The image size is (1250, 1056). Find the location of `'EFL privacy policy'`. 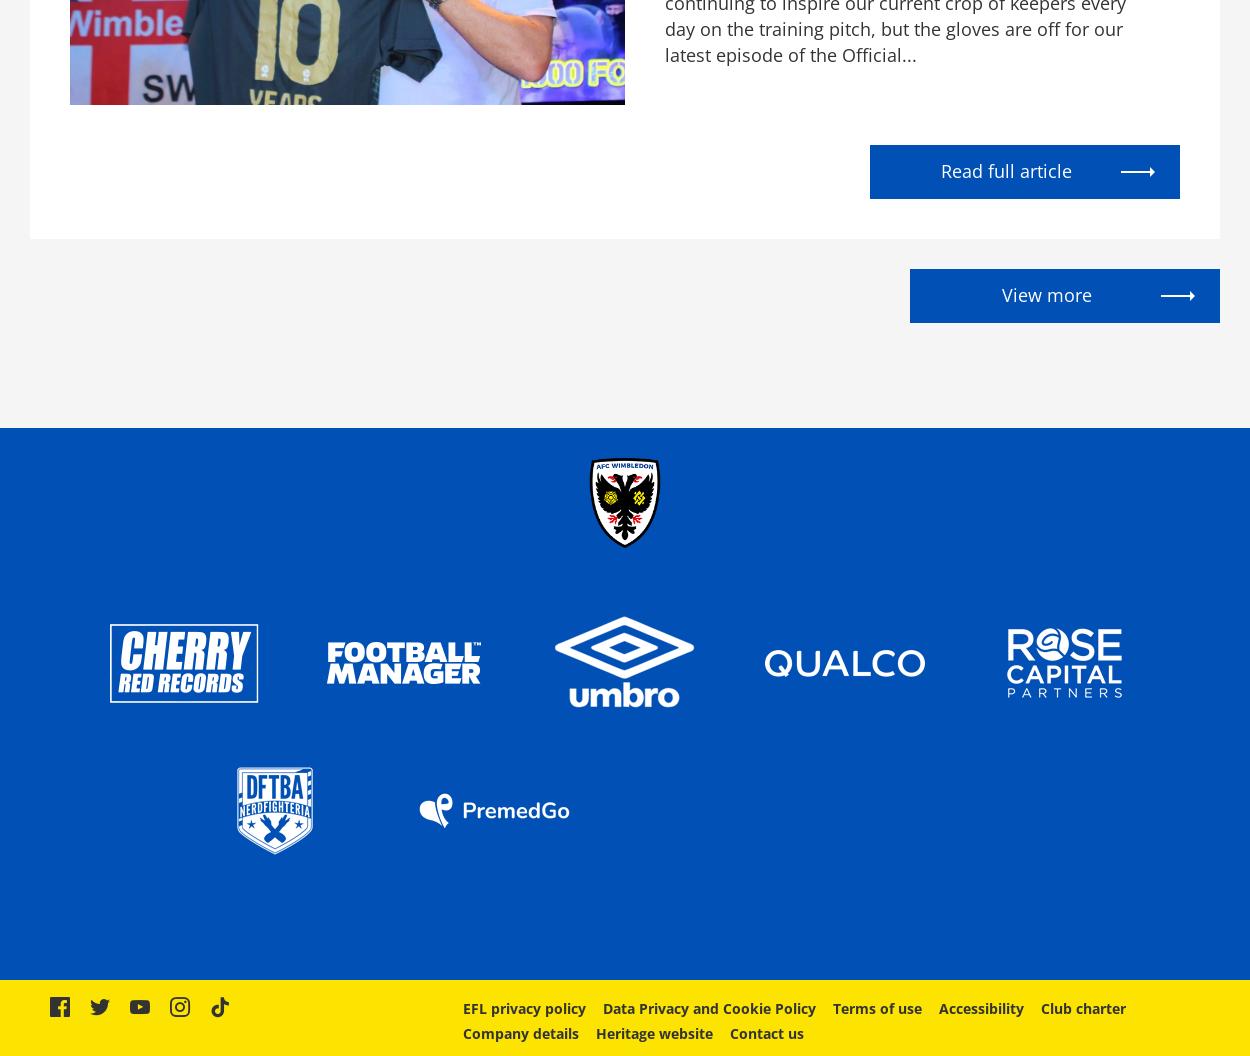

'EFL privacy policy' is located at coordinates (523, 1006).